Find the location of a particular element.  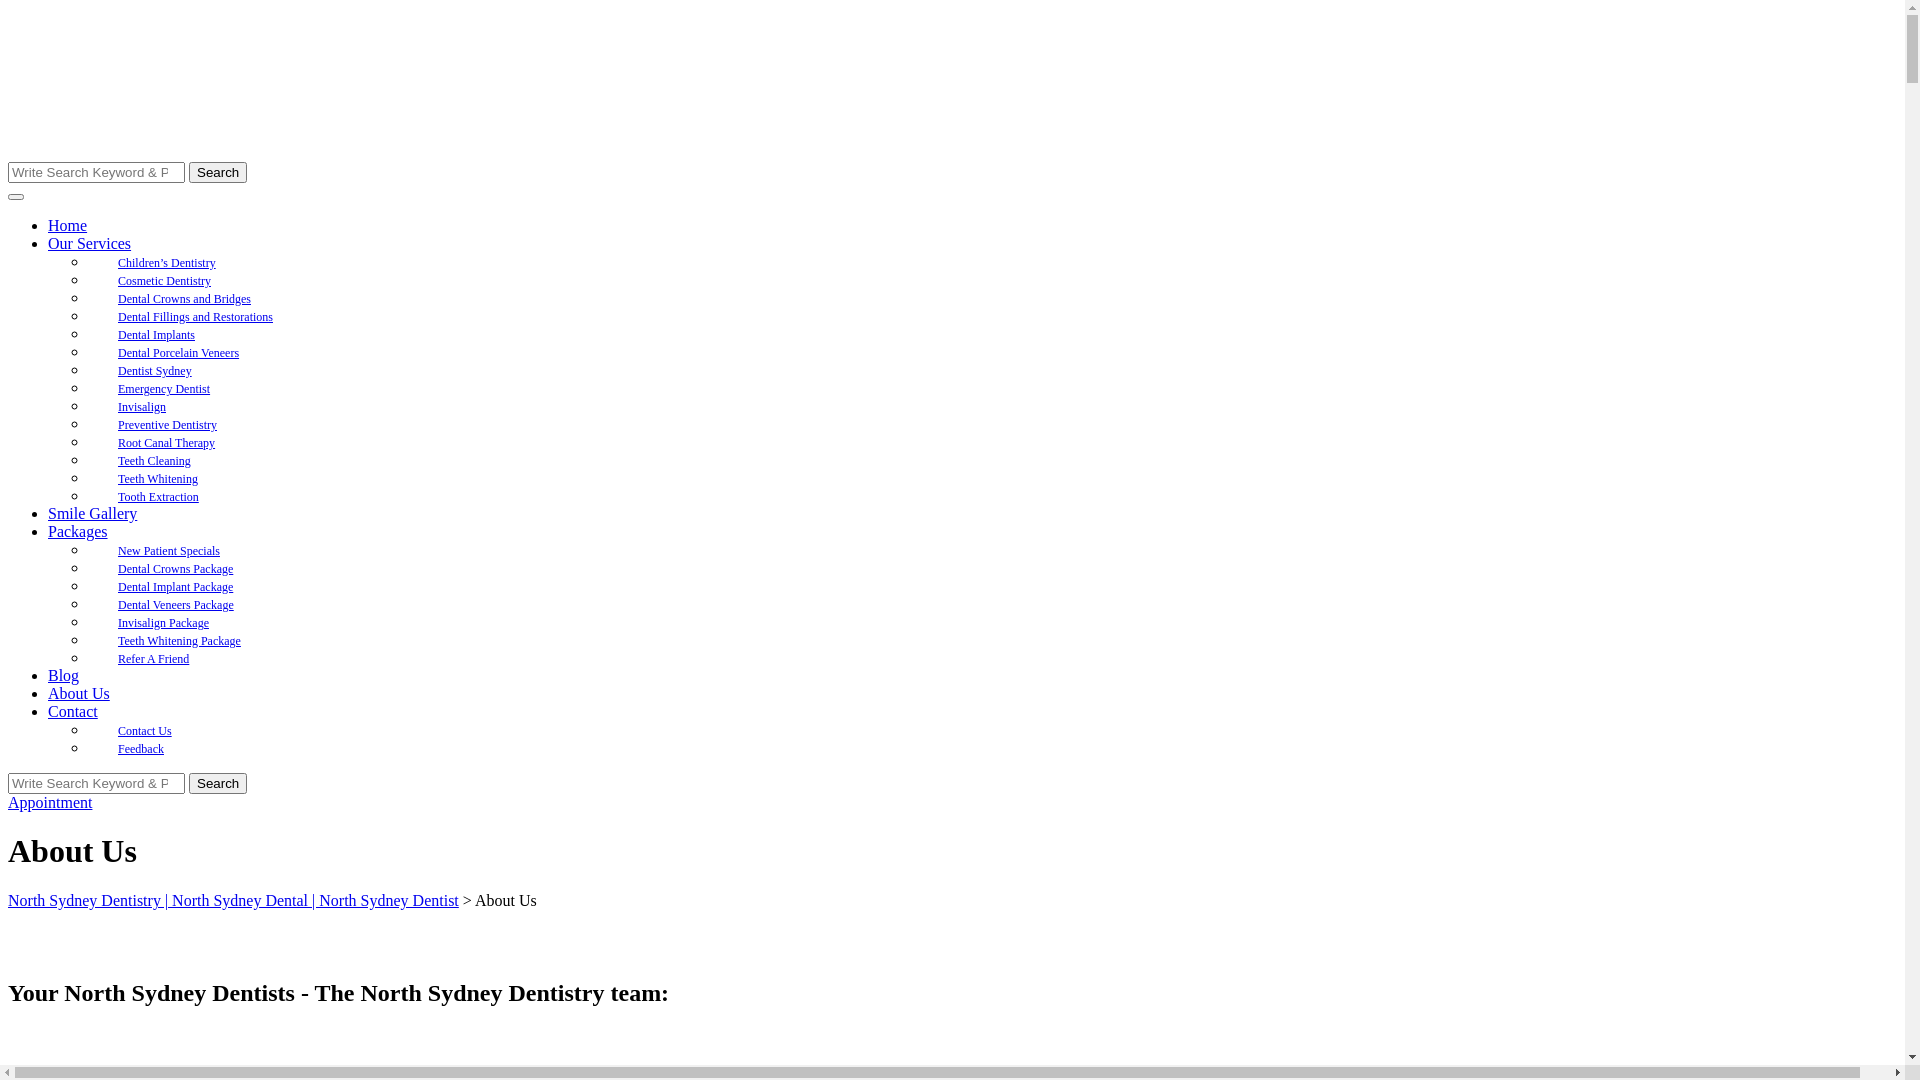

'Tooth Extraction' is located at coordinates (157, 496).